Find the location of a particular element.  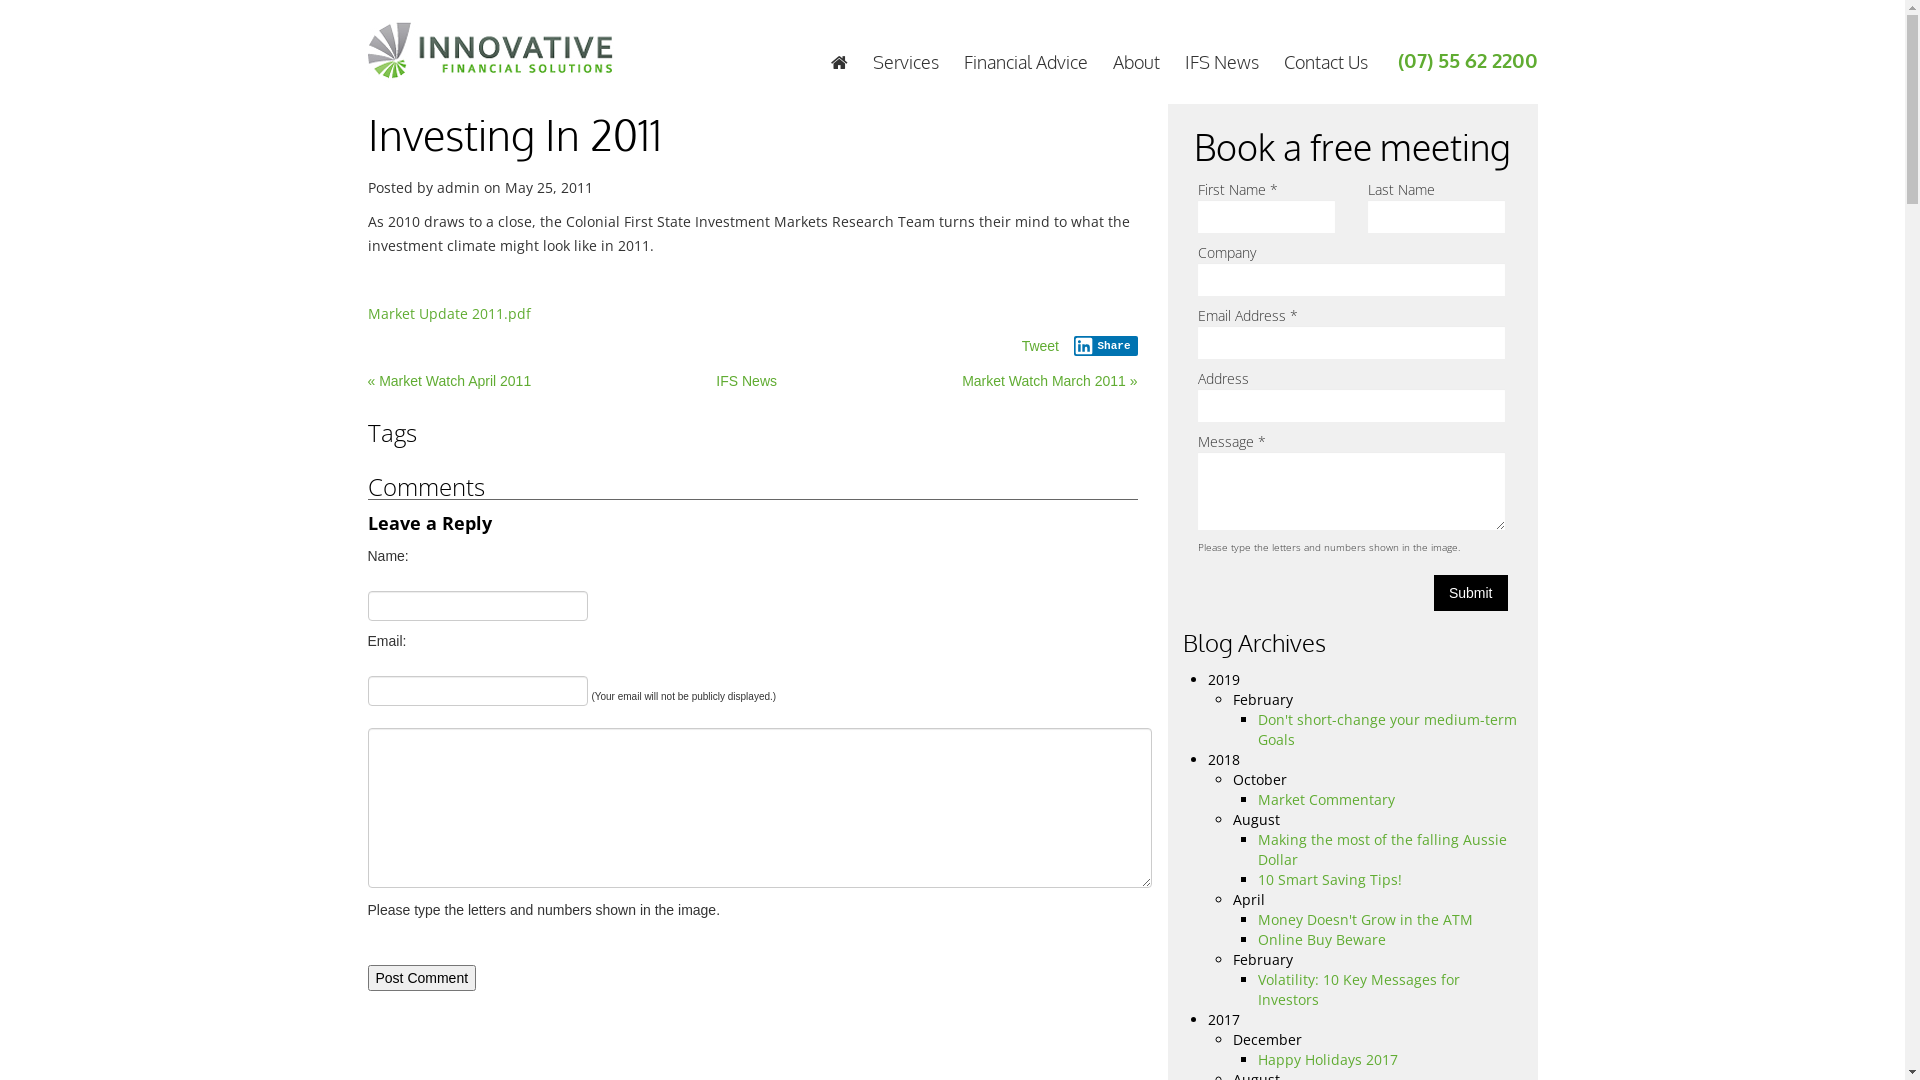

'Services' is located at coordinates (904, 60).